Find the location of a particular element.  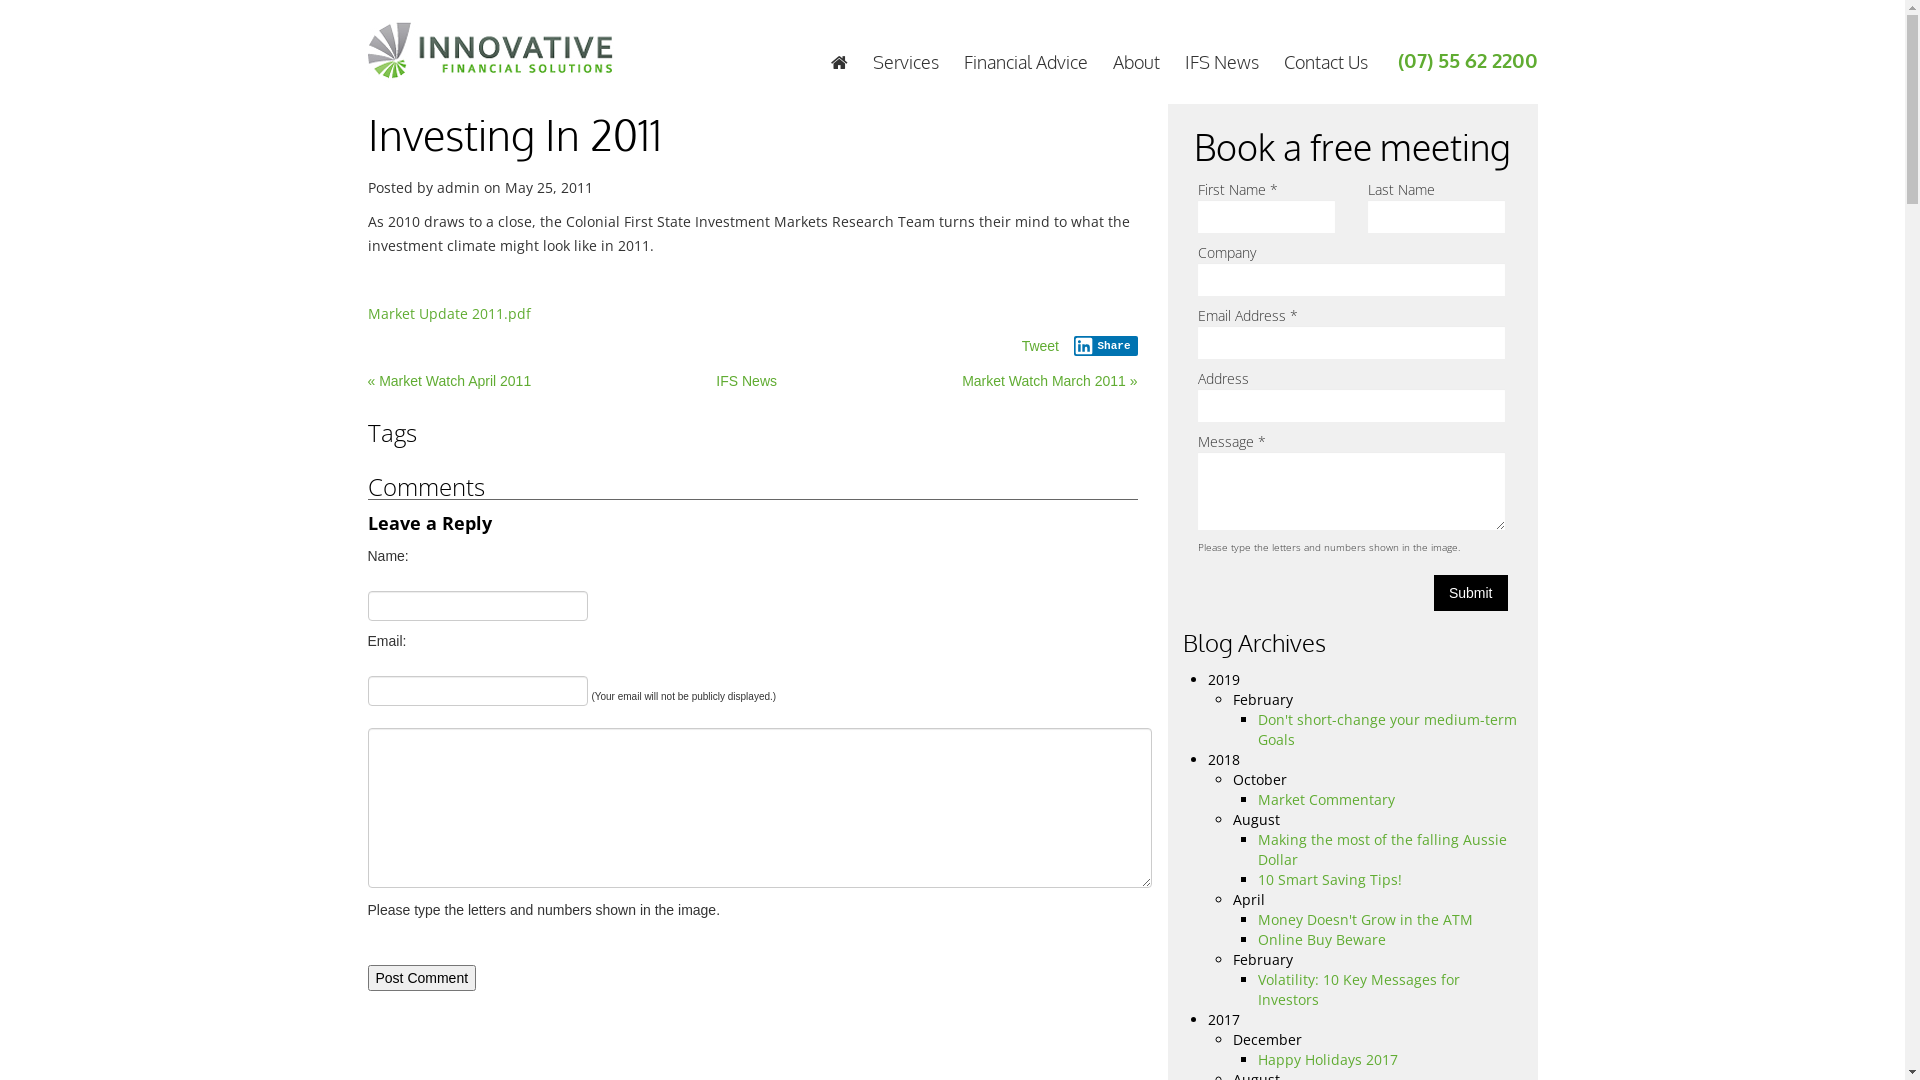

'Services' is located at coordinates (904, 60).